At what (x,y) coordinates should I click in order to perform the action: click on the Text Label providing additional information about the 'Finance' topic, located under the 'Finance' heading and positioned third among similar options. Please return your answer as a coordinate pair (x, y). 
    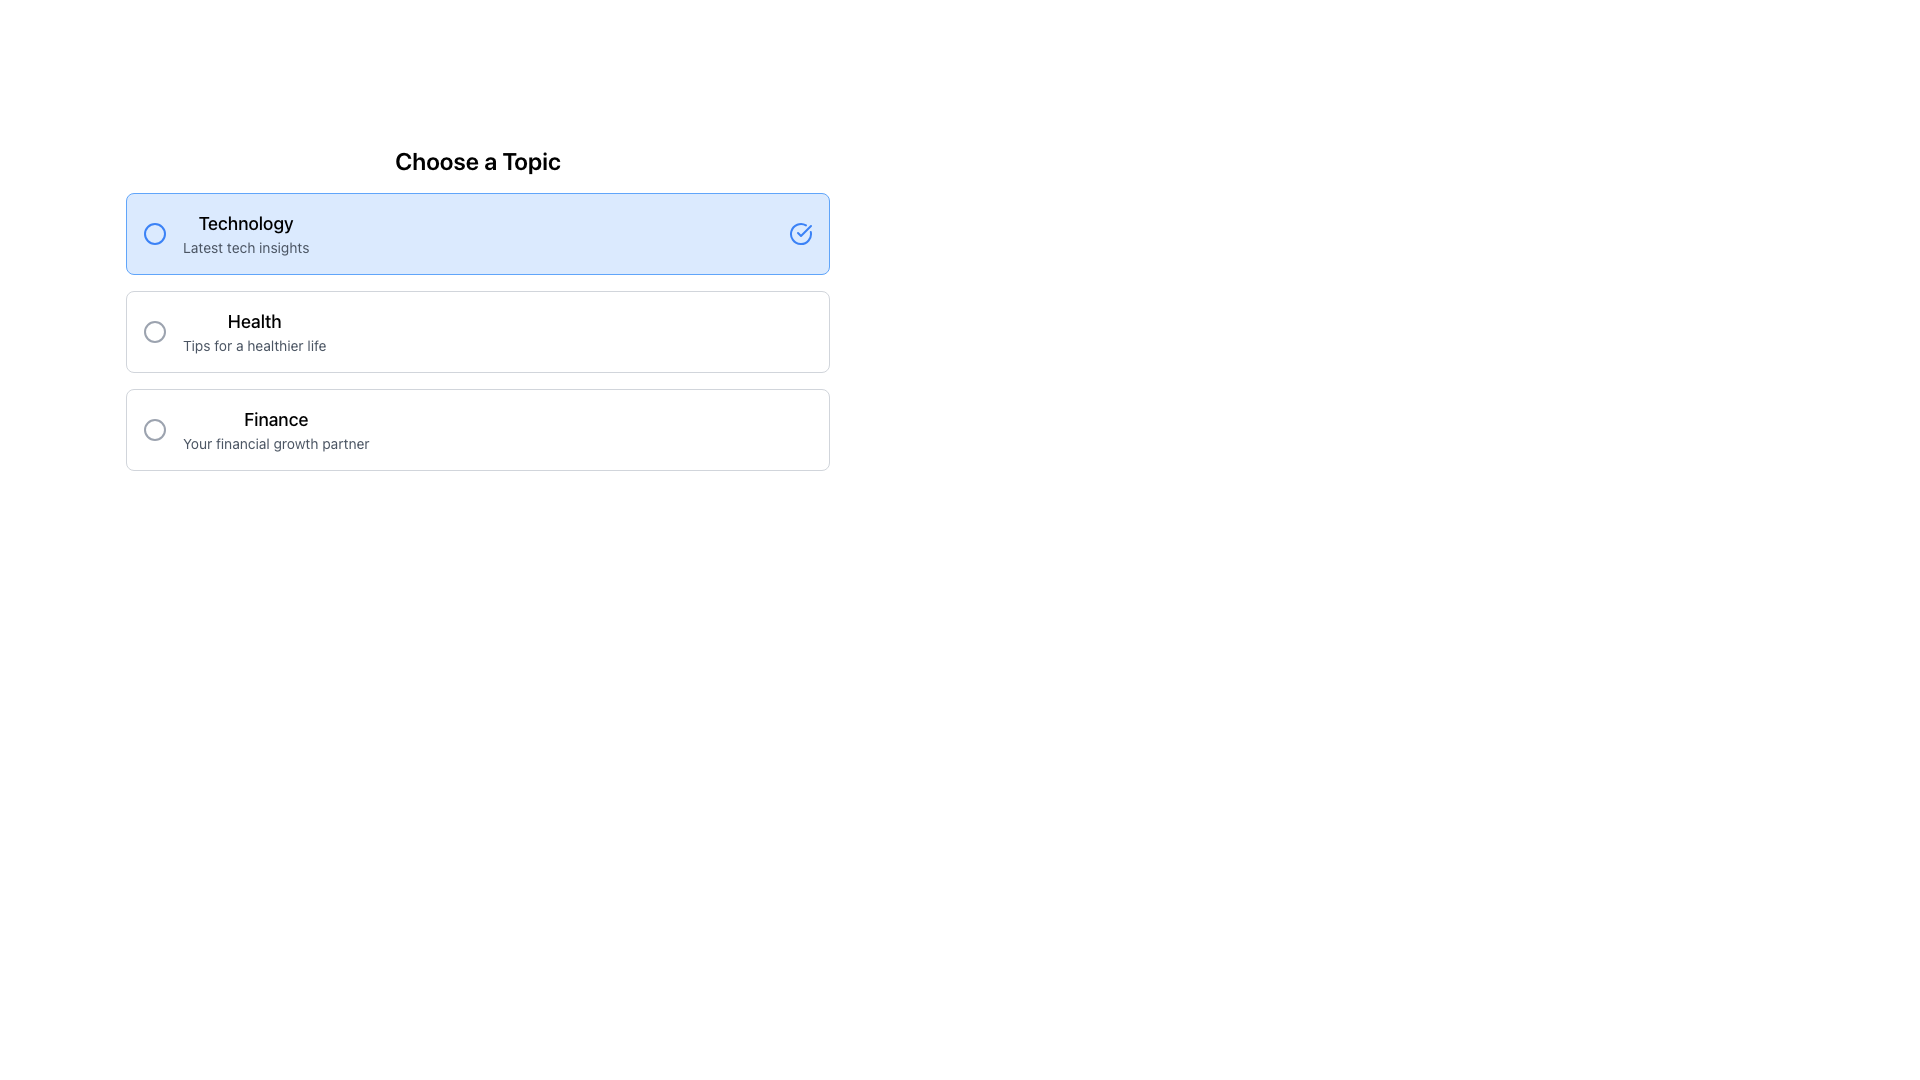
    Looking at the image, I should click on (275, 442).